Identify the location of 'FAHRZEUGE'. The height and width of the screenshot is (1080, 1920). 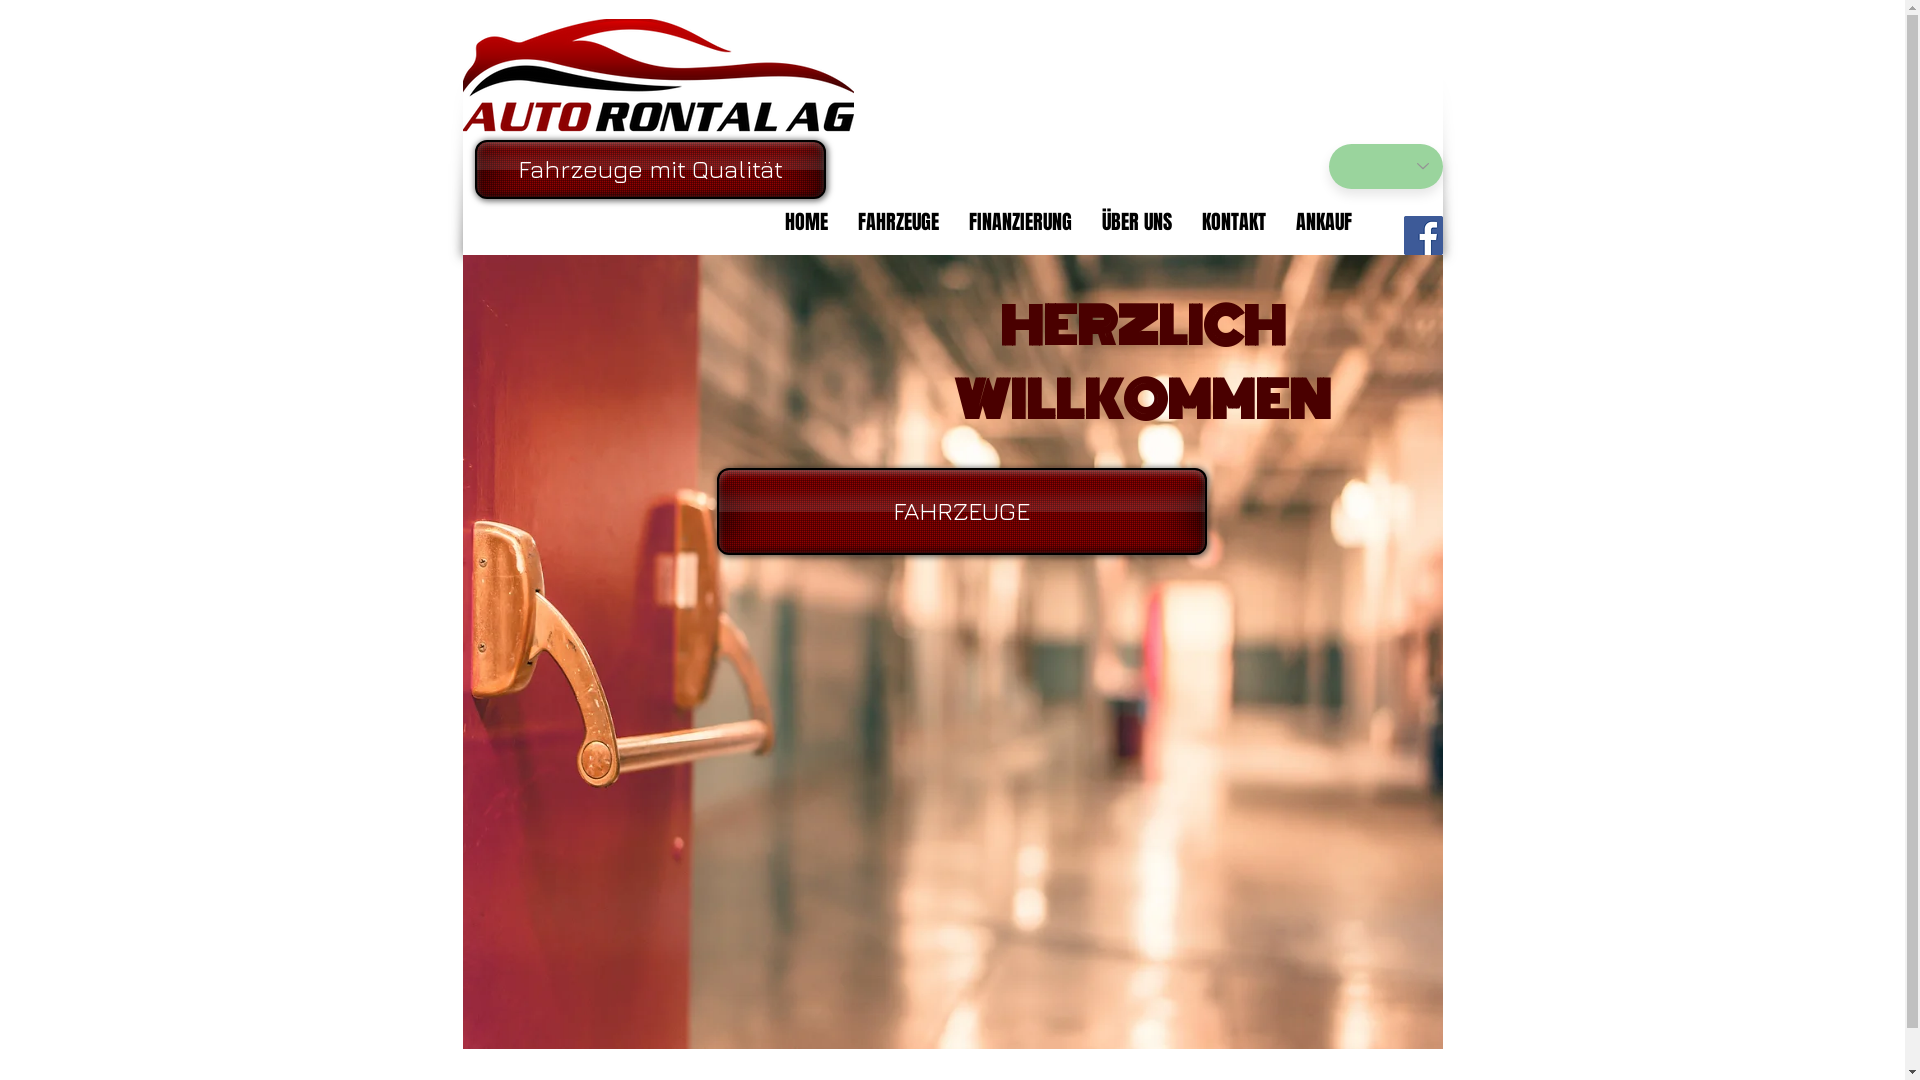
(960, 510).